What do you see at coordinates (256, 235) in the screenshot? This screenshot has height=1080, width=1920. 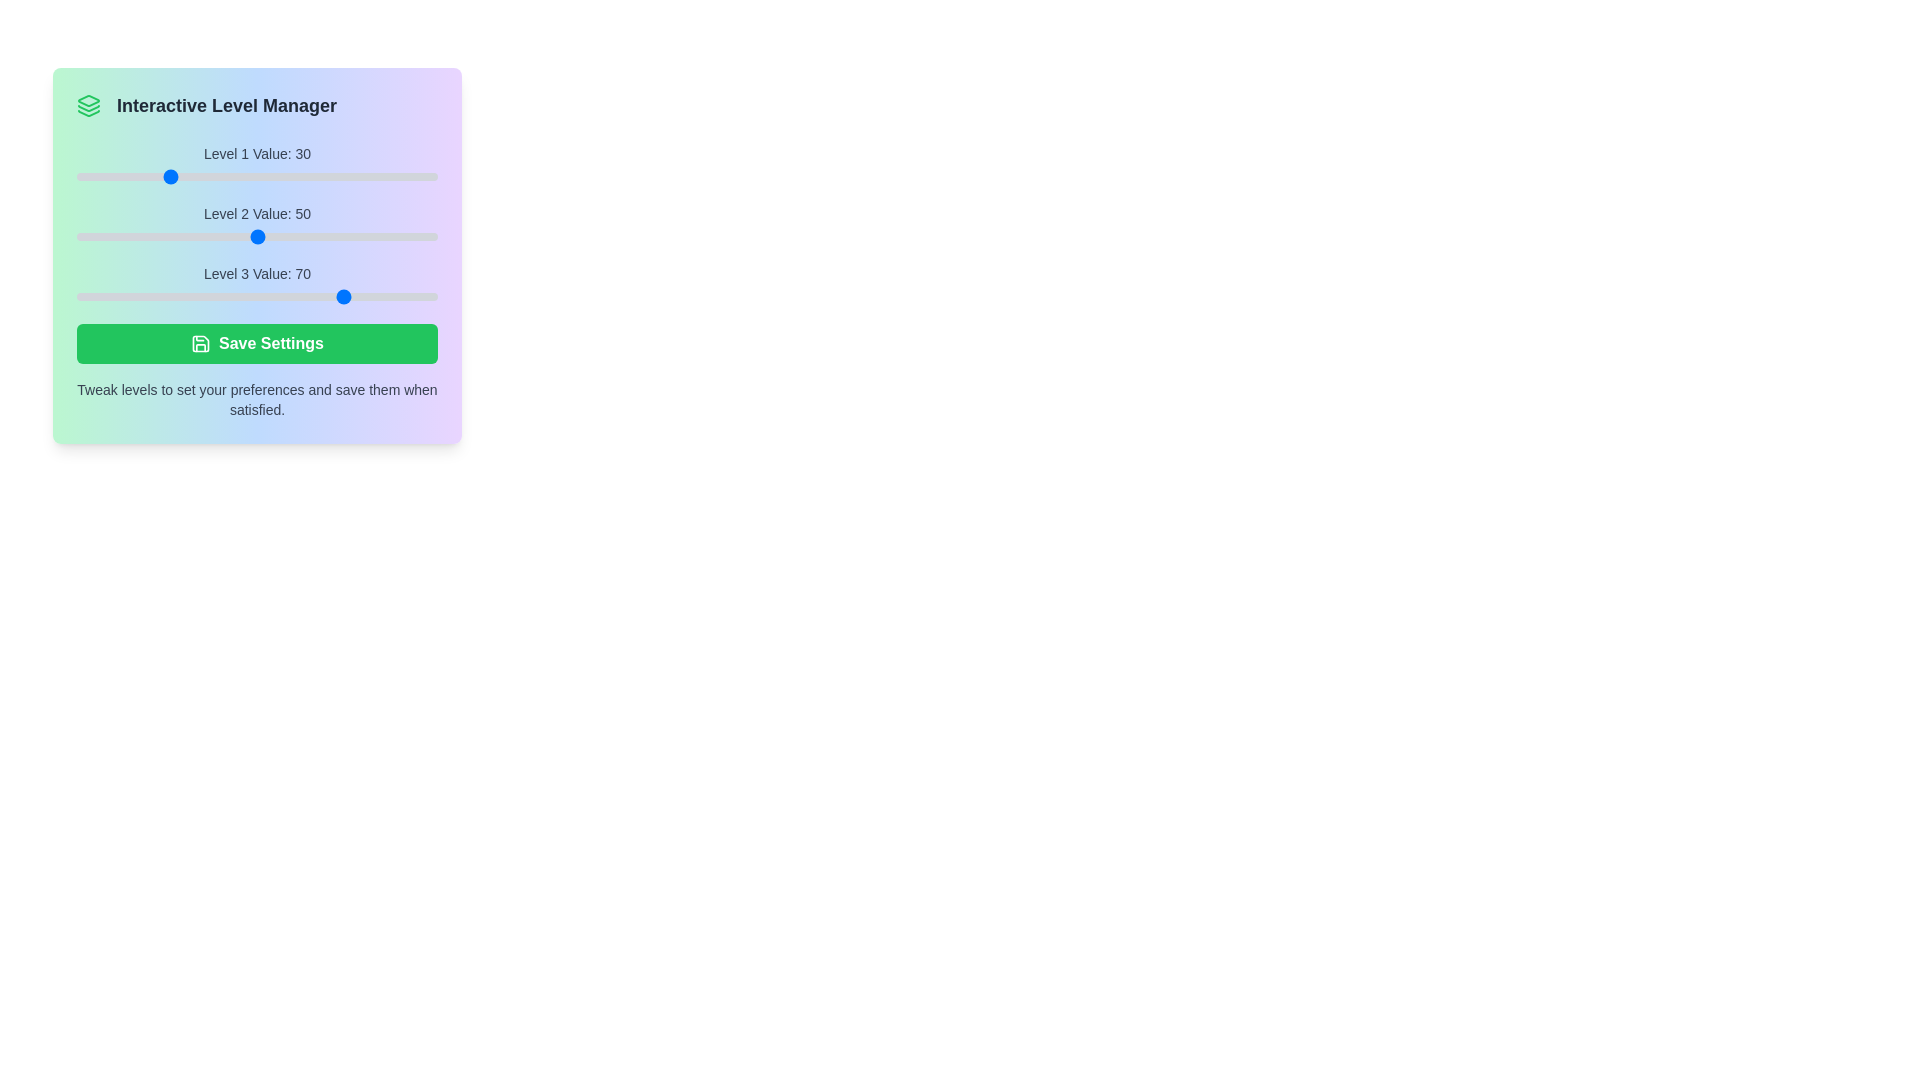 I see `the handle of the horizontal slider located below the label 'Level 2 Value: 50'` at bounding box center [256, 235].